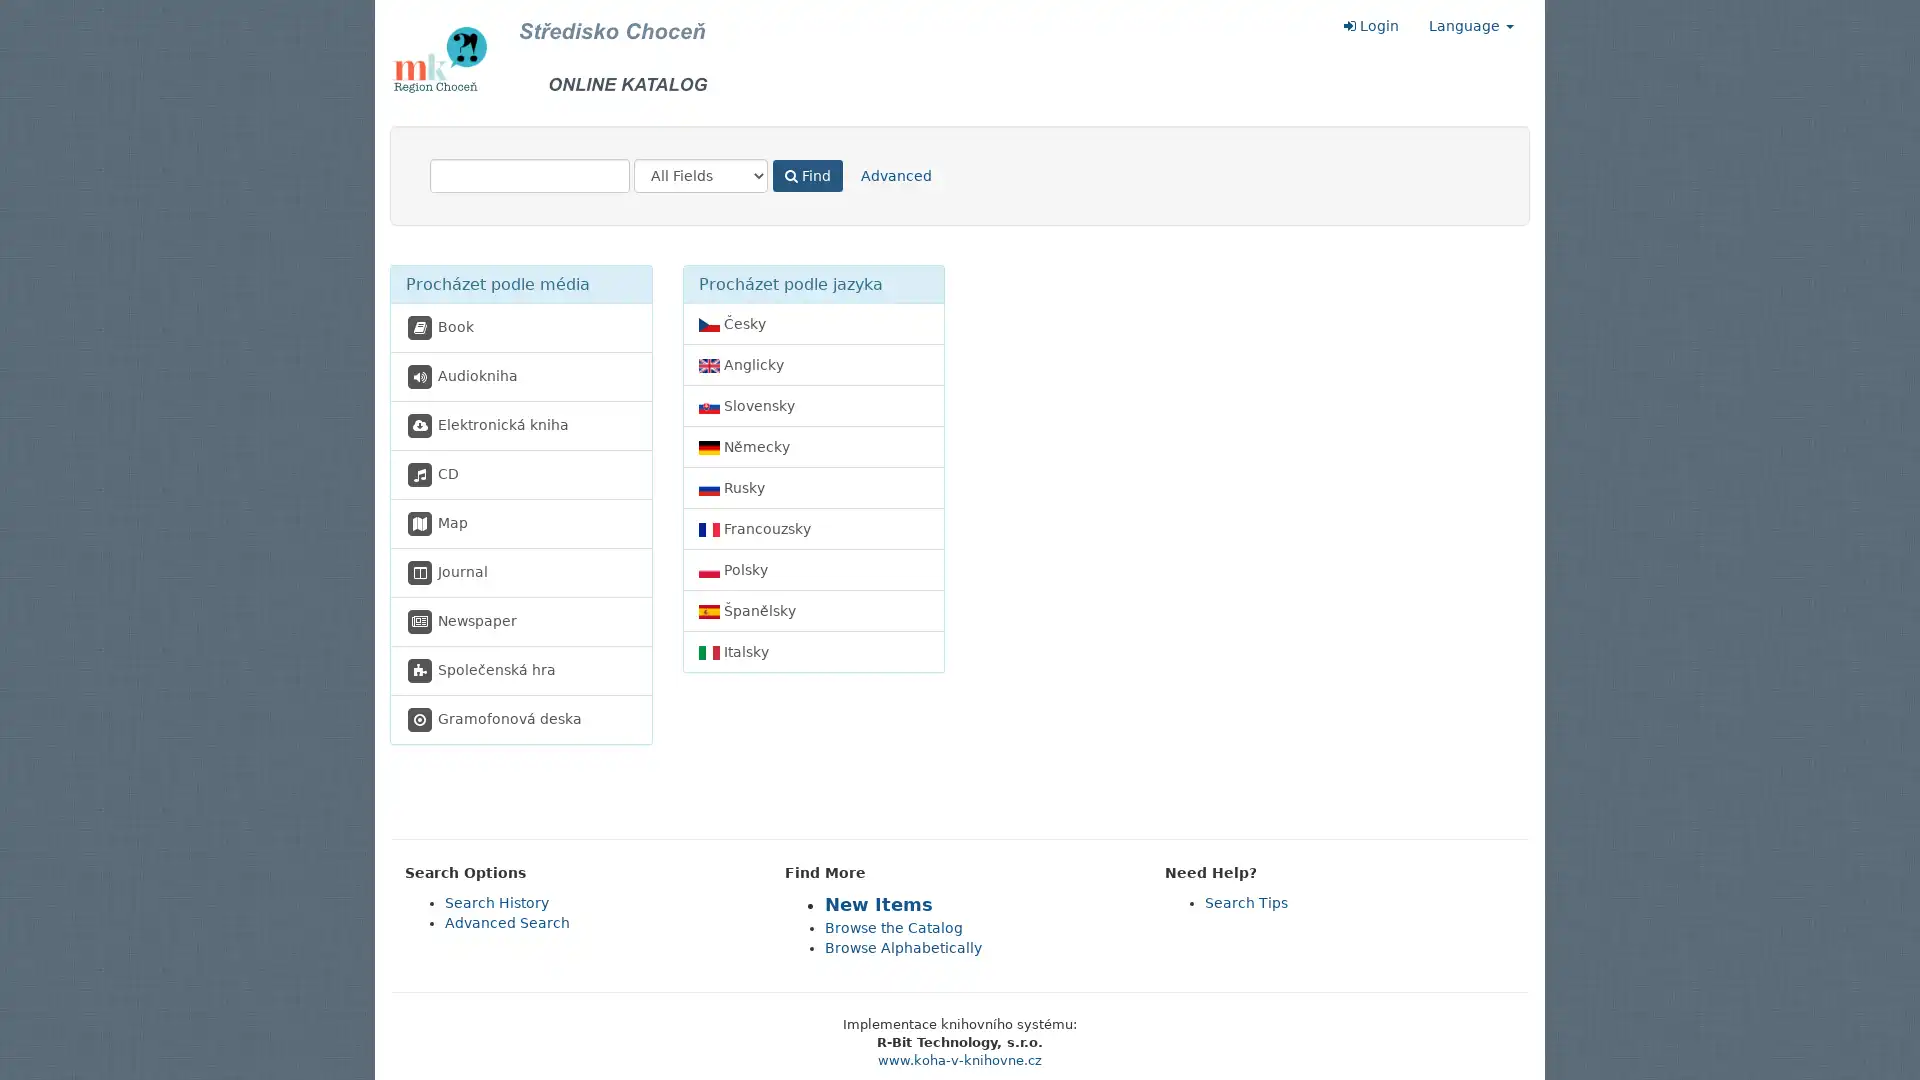 The width and height of the screenshot is (1920, 1080). What do you see at coordinates (807, 175) in the screenshot?
I see `Find` at bounding box center [807, 175].